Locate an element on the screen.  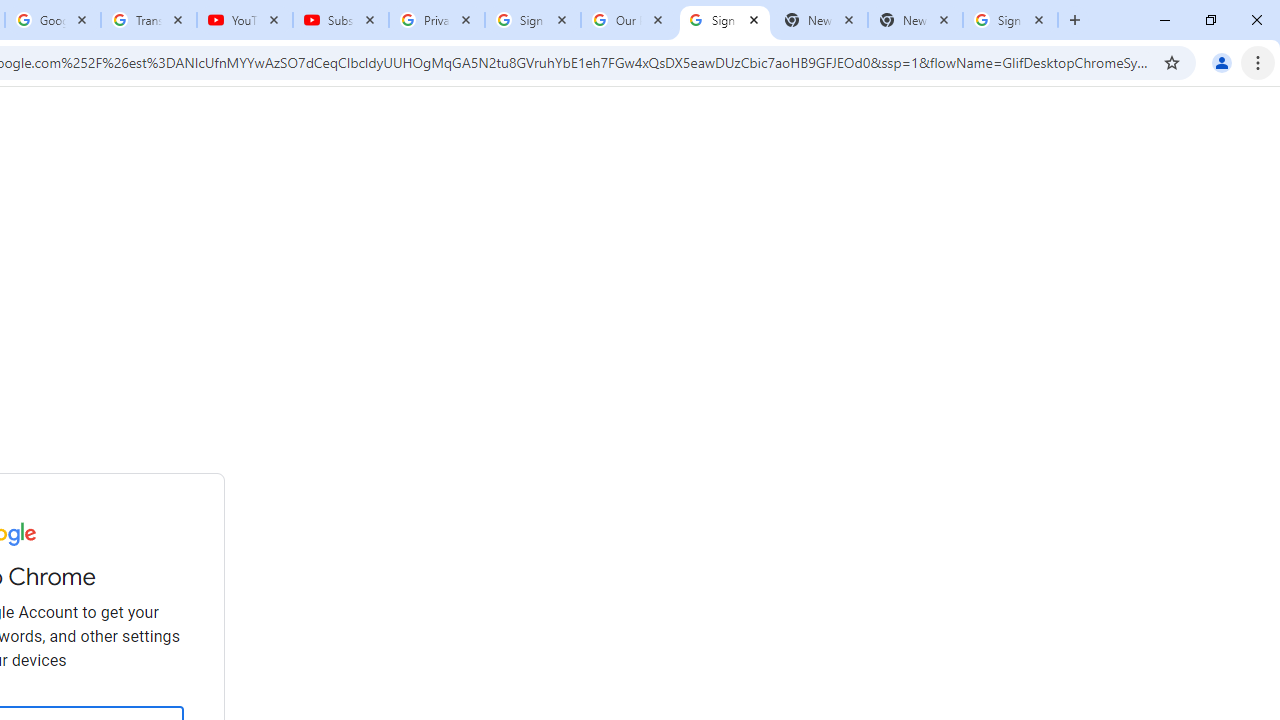
'YouTube' is located at coordinates (244, 20).